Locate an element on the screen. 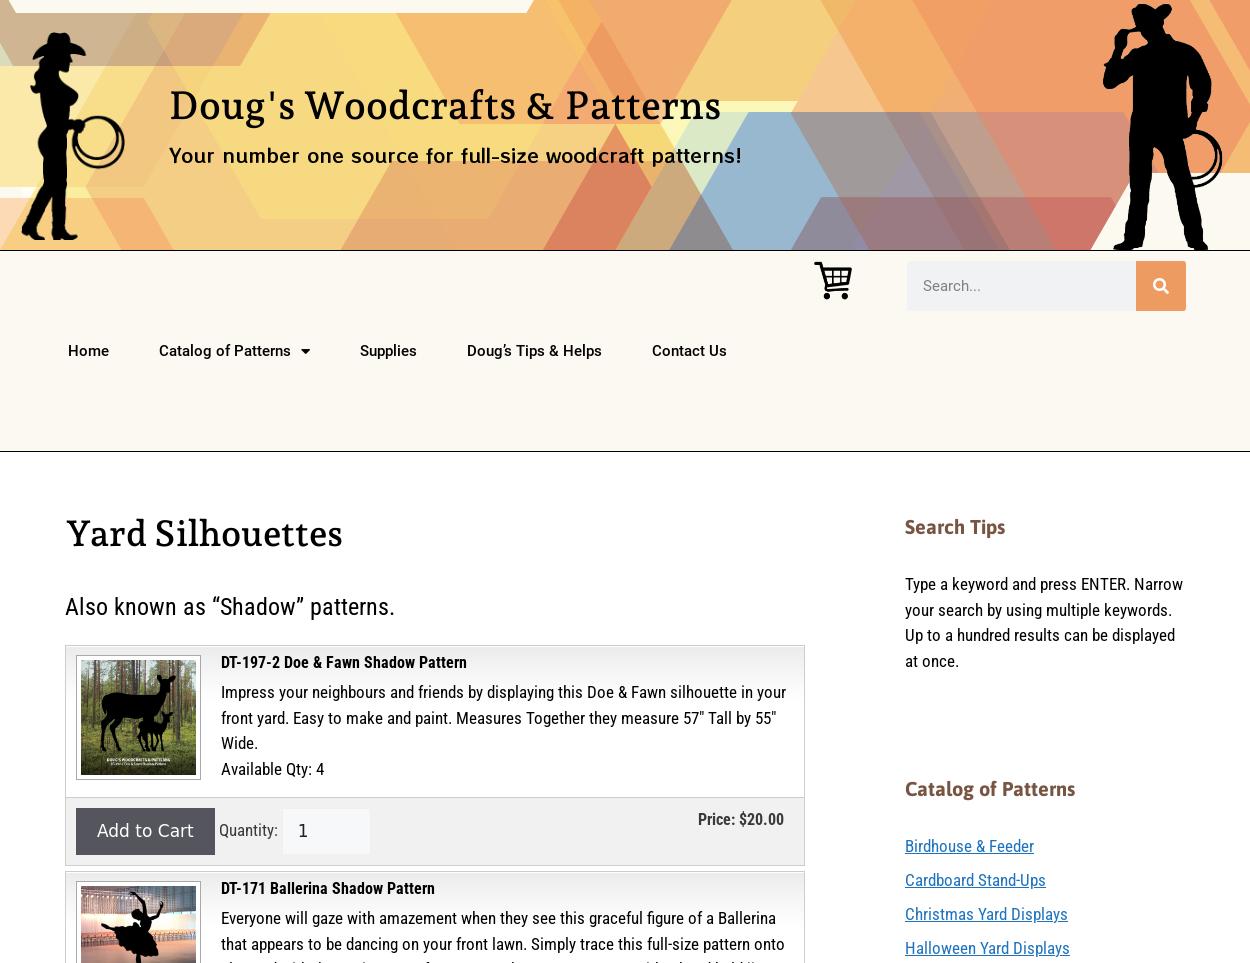  'Doug's Woodcrafts & Patterns' is located at coordinates (168, 103).